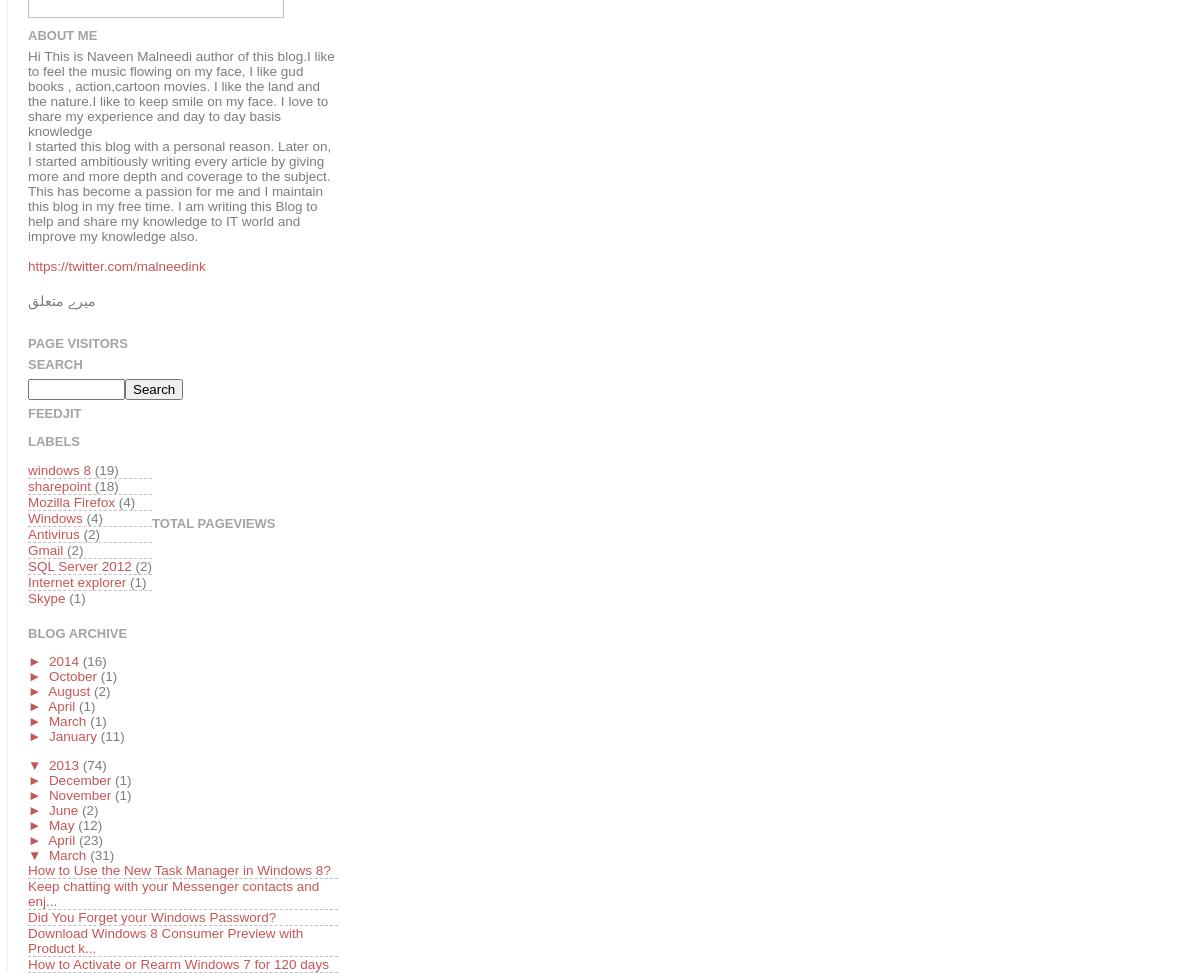 The height and width of the screenshot is (973, 1198). What do you see at coordinates (54, 363) in the screenshot?
I see `'Search'` at bounding box center [54, 363].